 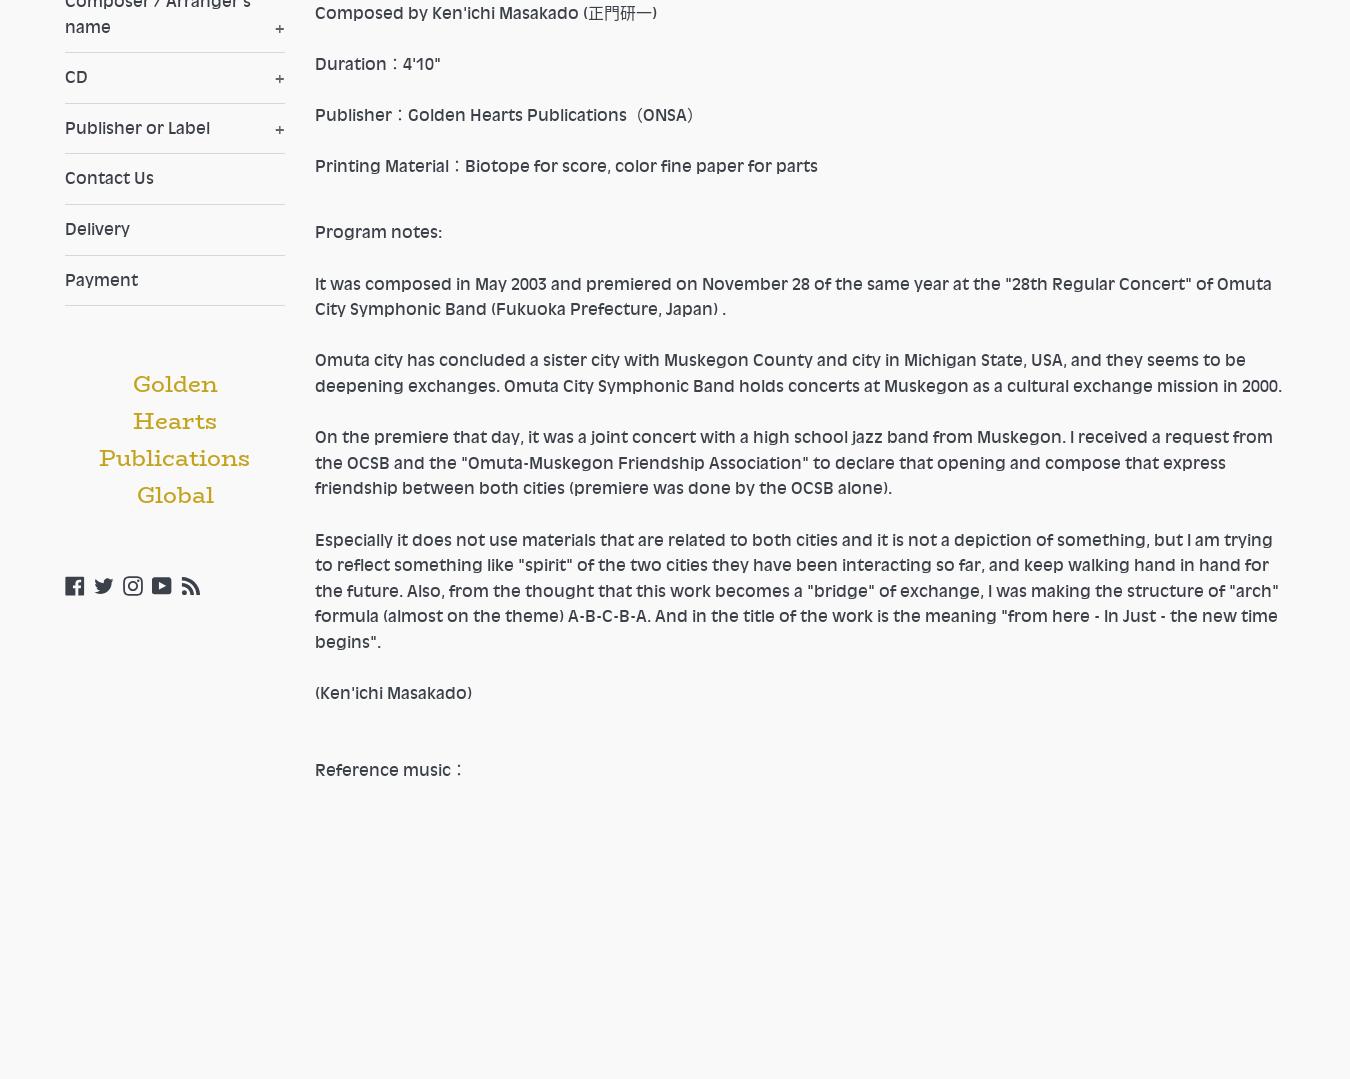 What do you see at coordinates (313, 294) in the screenshot?
I see `'It was composed in May 2003 and premiered on November 28 of the same year at the "28th Regular Concert" of Omuta City Symphonic Band (Fukuoka Prefecture, Japan) .'` at bounding box center [313, 294].